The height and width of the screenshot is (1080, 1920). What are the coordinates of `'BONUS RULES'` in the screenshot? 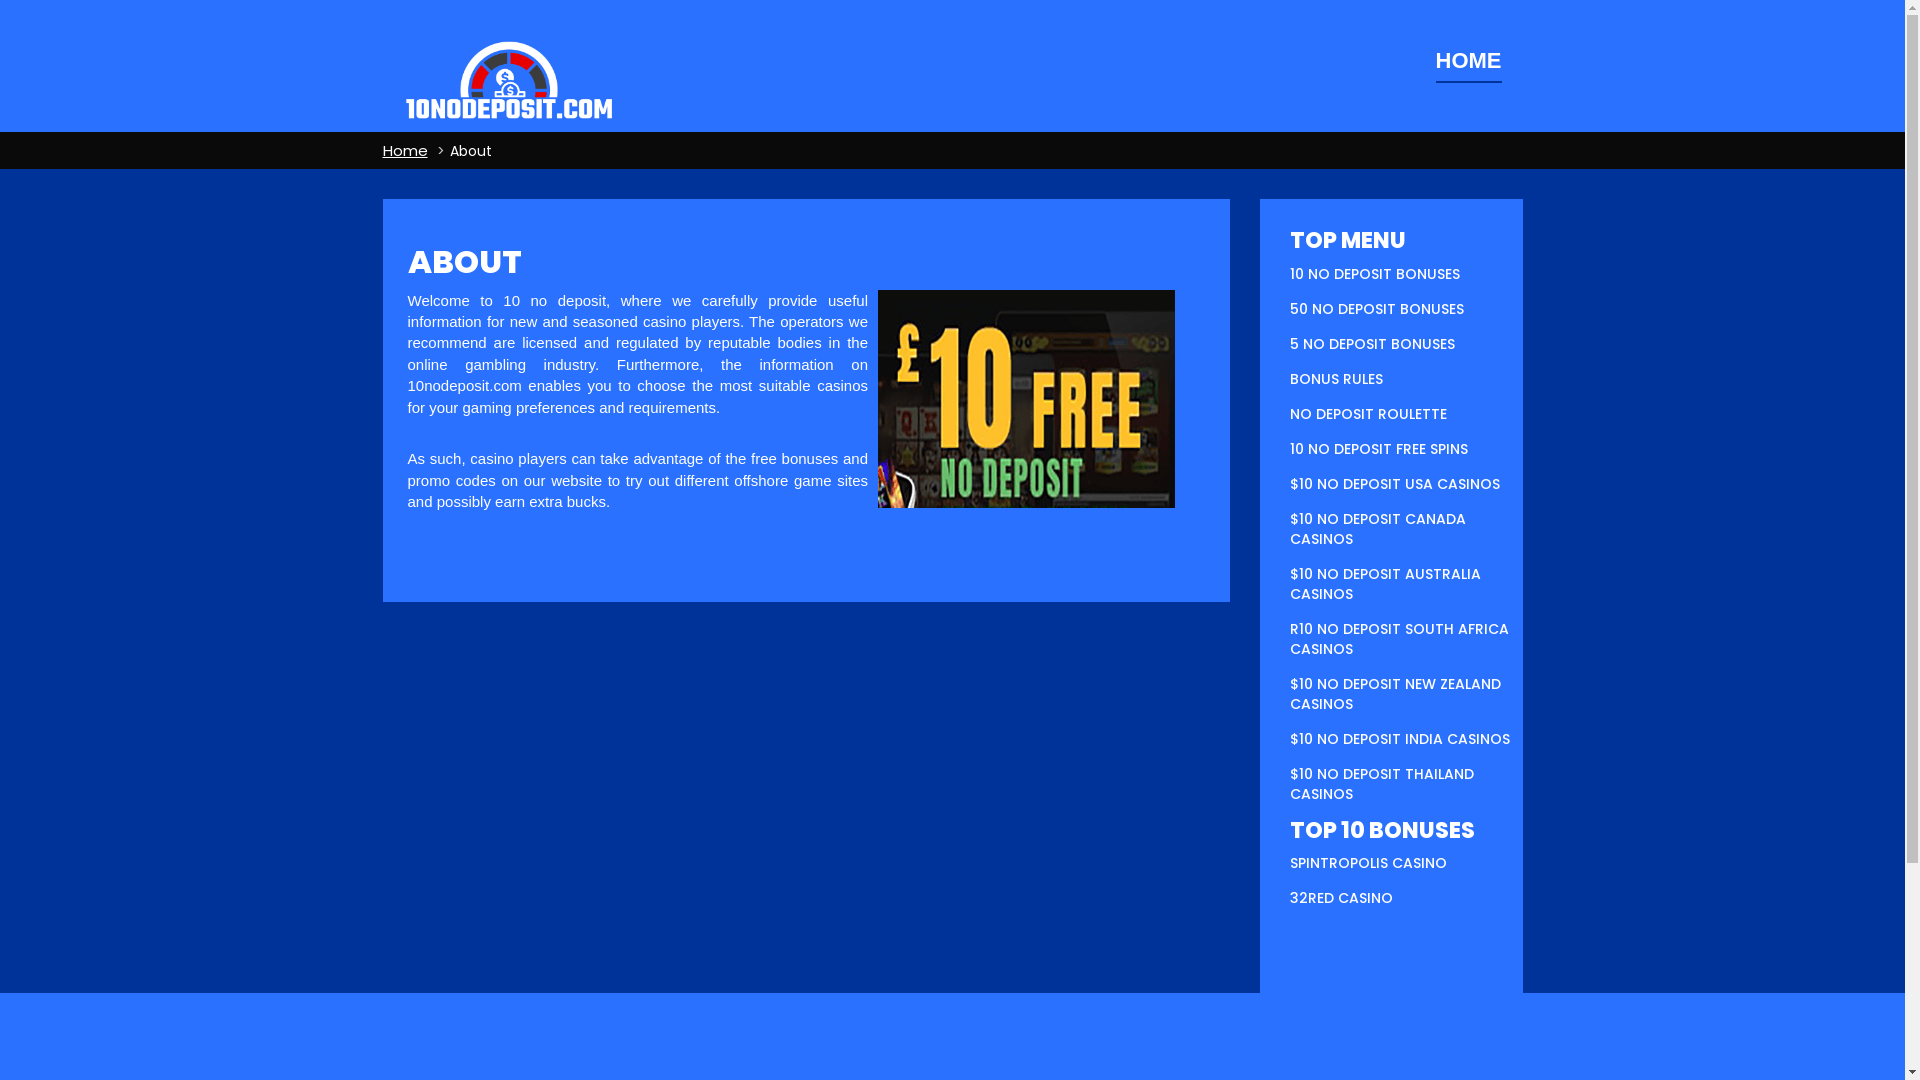 It's located at (1336, 378).